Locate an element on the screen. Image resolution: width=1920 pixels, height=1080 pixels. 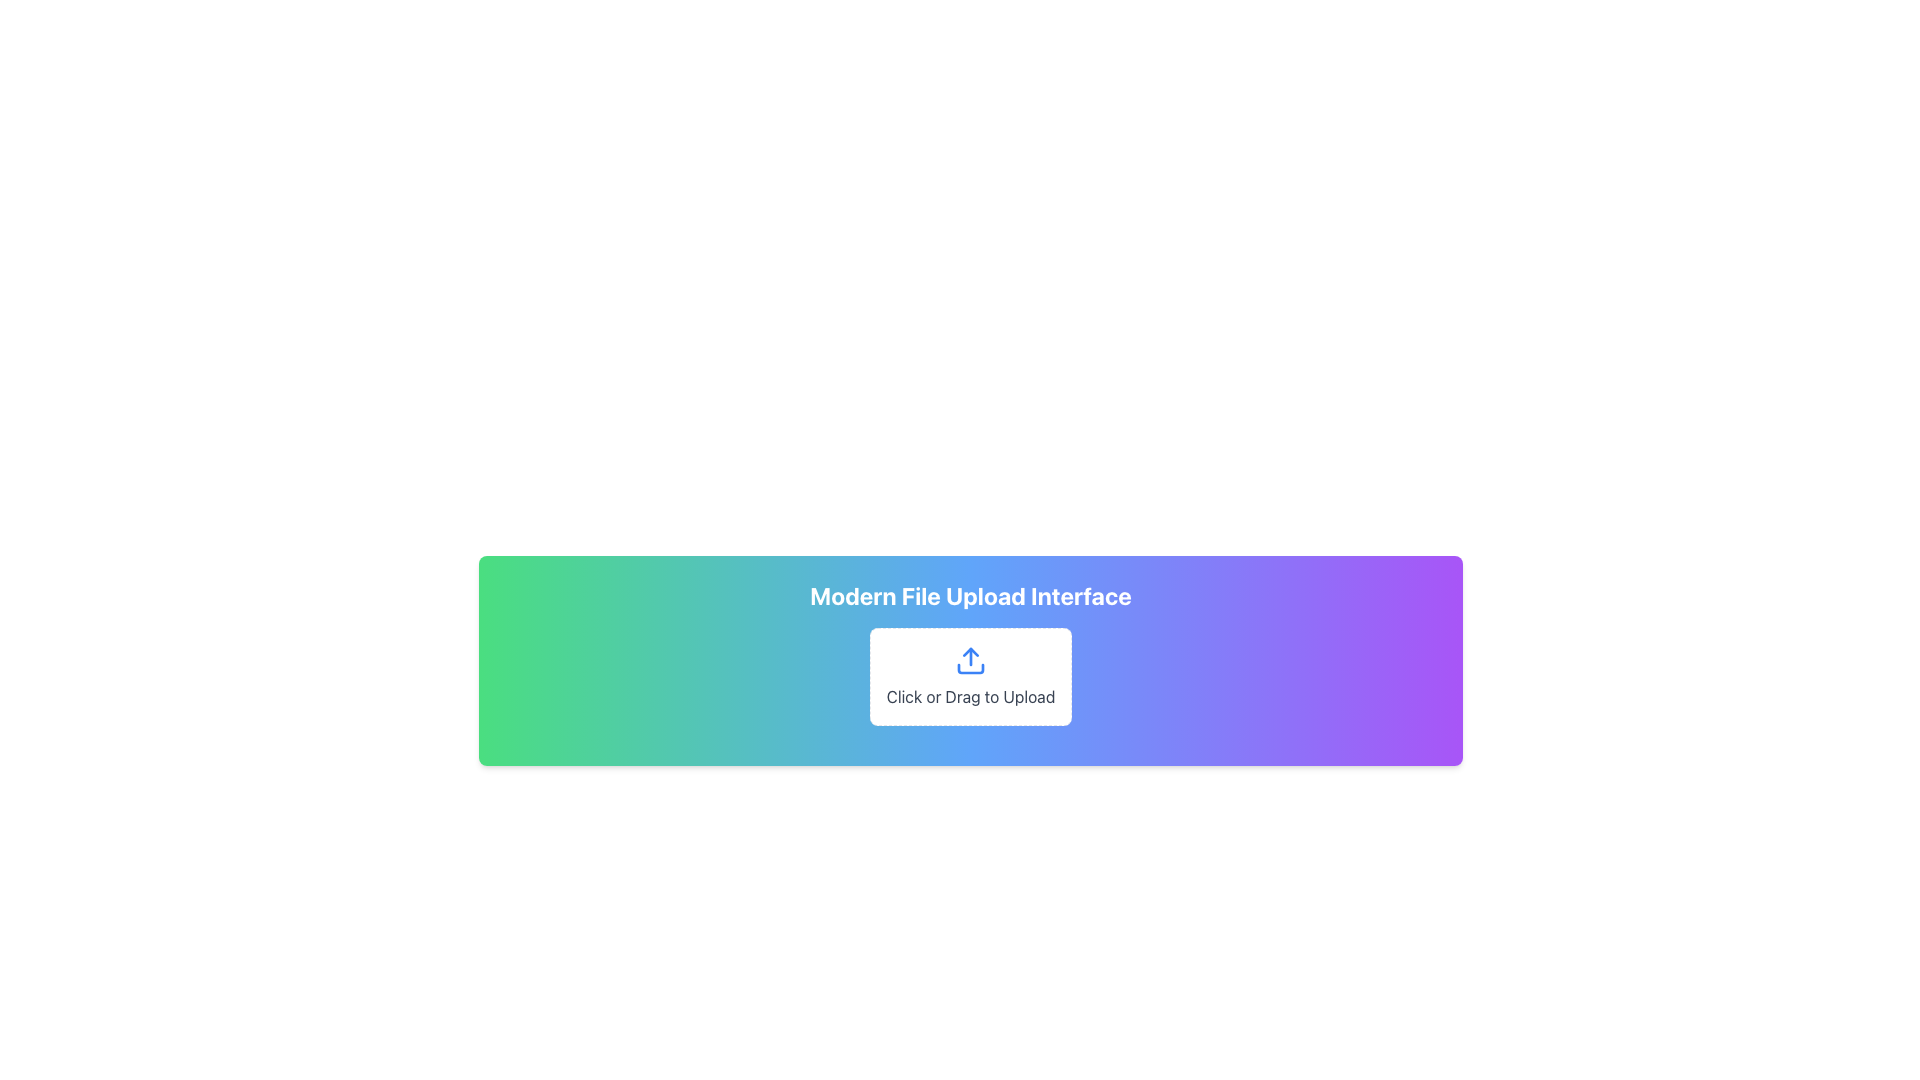
the header text element that serves as a title for the file upload interface, providing clarity on the section's purpose is located at coordinates (970, 595).